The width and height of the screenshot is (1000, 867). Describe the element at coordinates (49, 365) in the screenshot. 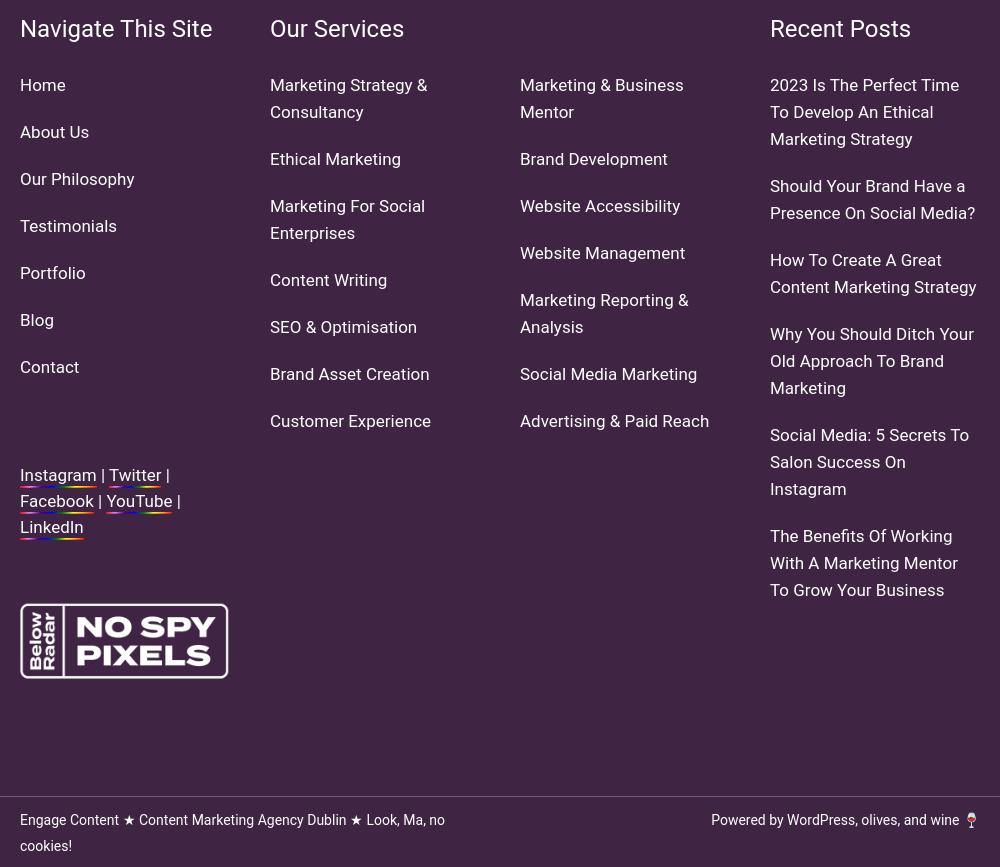

I see `'Contact'` at that location.